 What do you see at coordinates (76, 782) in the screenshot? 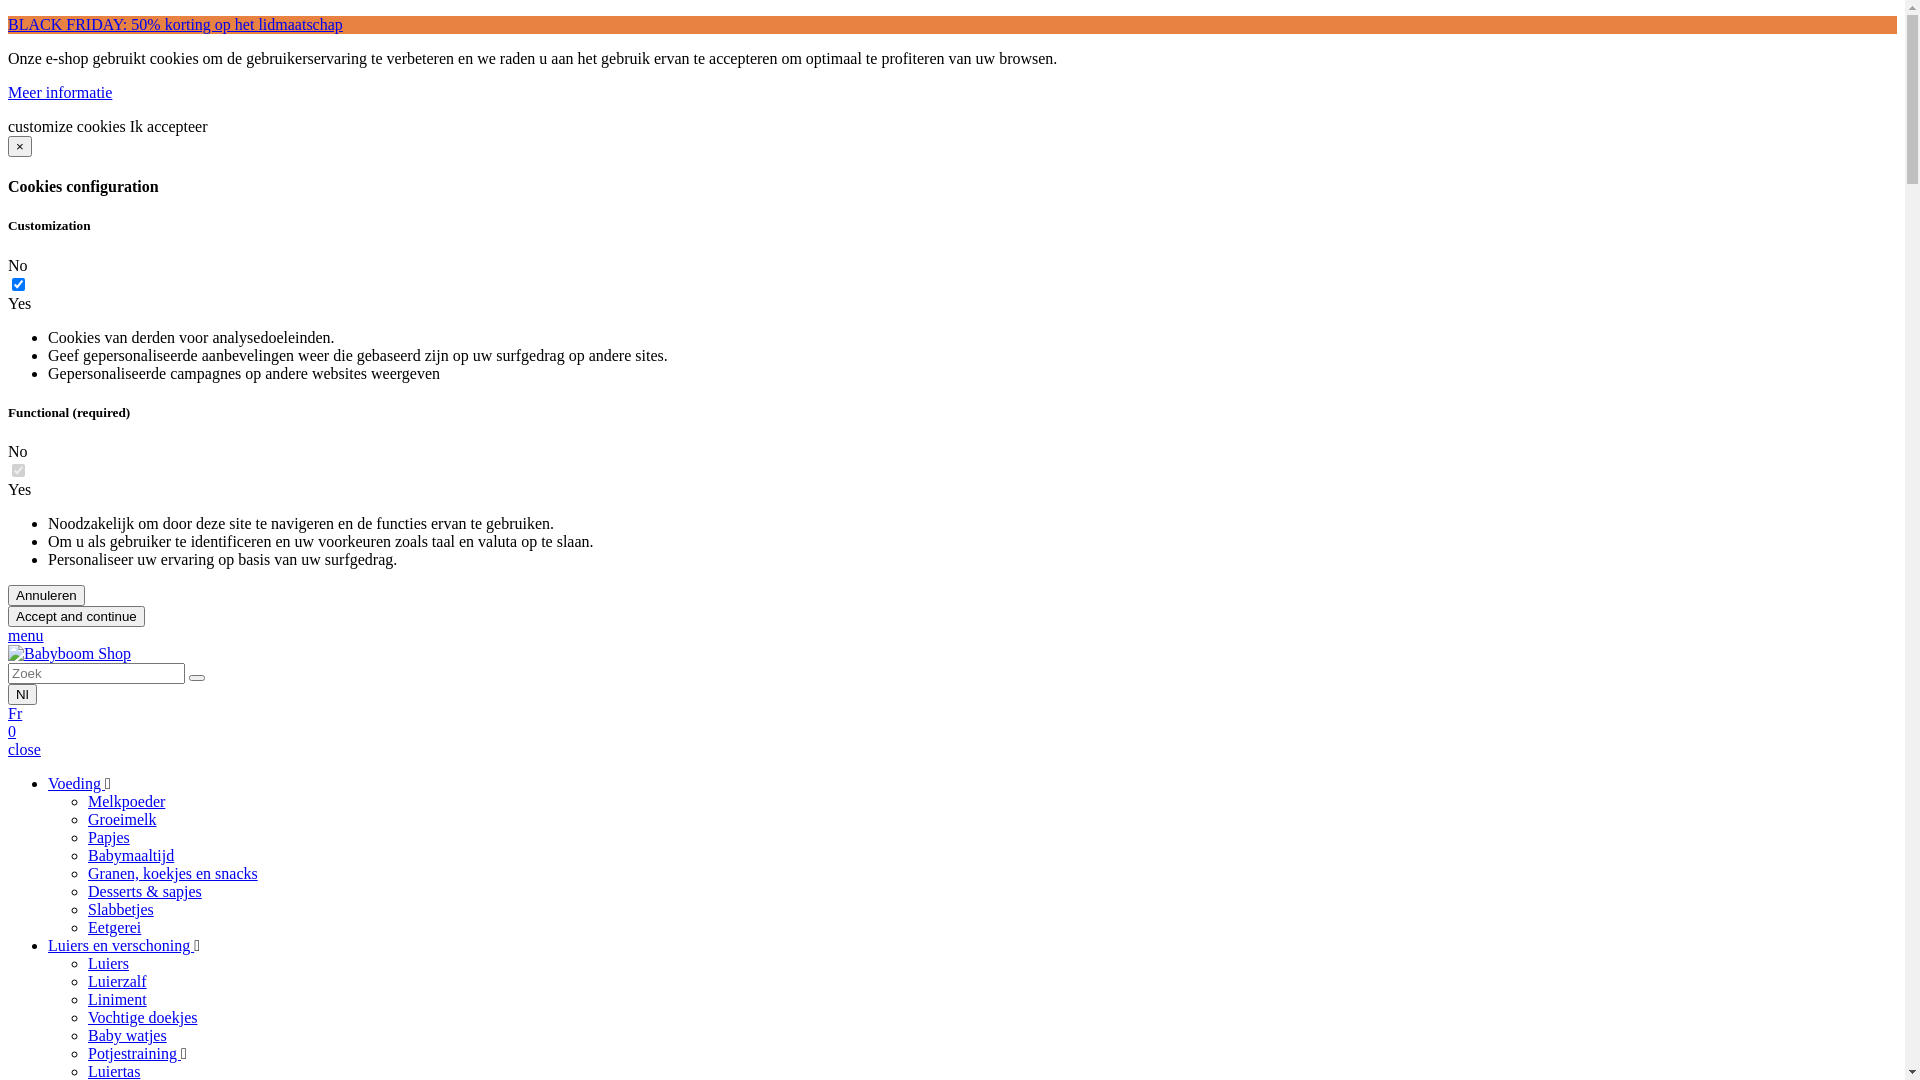
I see `'Voeding'` at bounding box center [76, 782].